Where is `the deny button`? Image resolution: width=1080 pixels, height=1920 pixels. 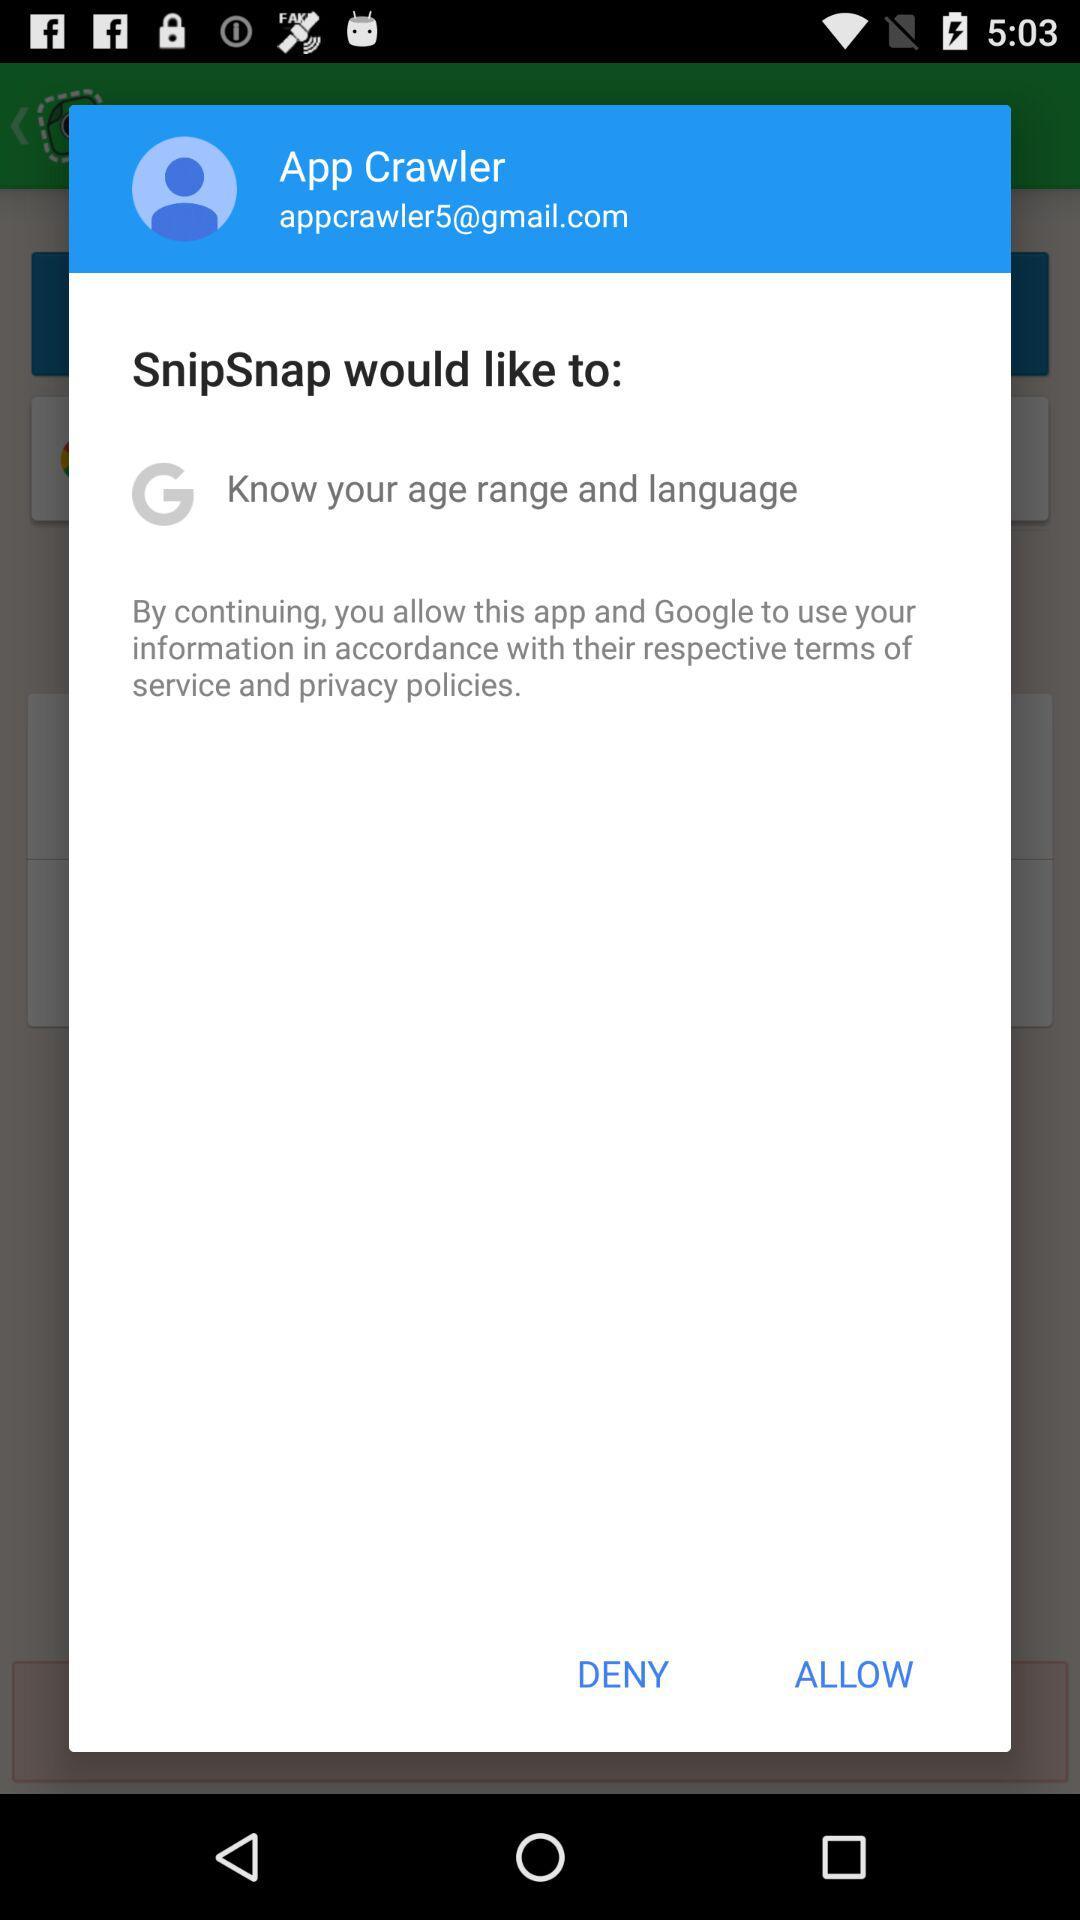 the deny button is located at coordinates (621, 1673).